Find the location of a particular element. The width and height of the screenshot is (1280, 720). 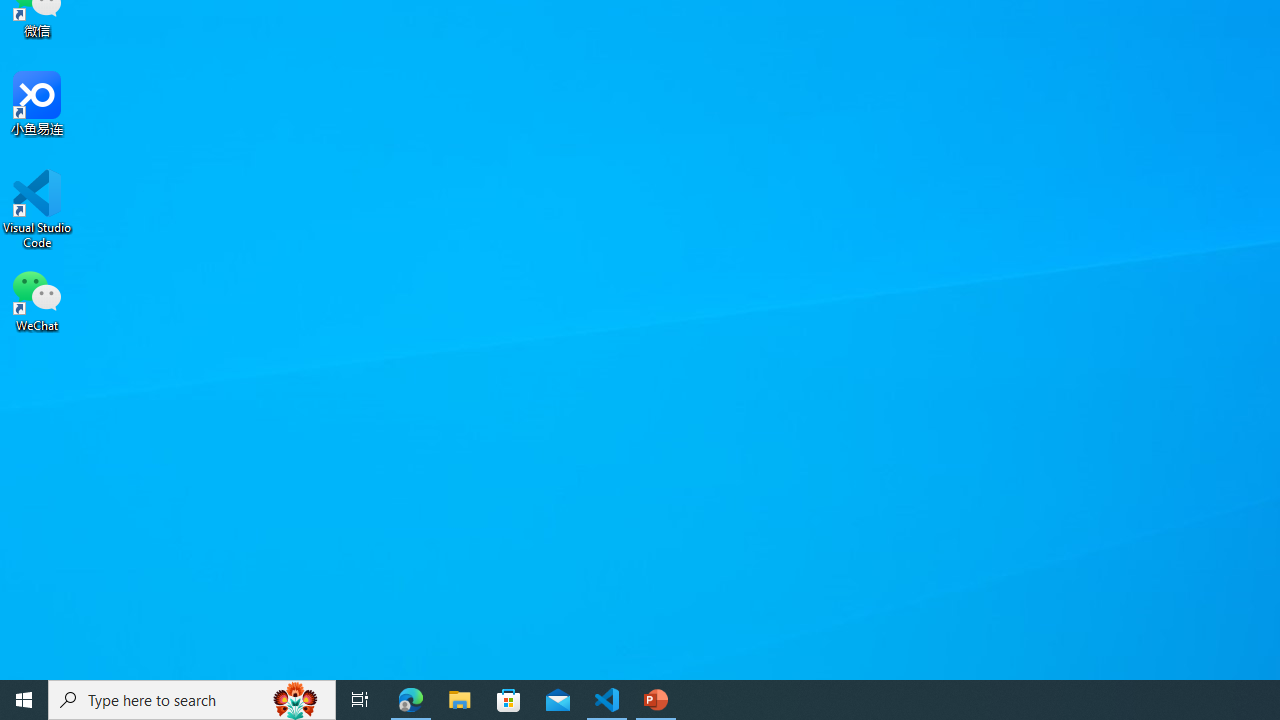

'WeChat' is located at coordinates (37, 299).